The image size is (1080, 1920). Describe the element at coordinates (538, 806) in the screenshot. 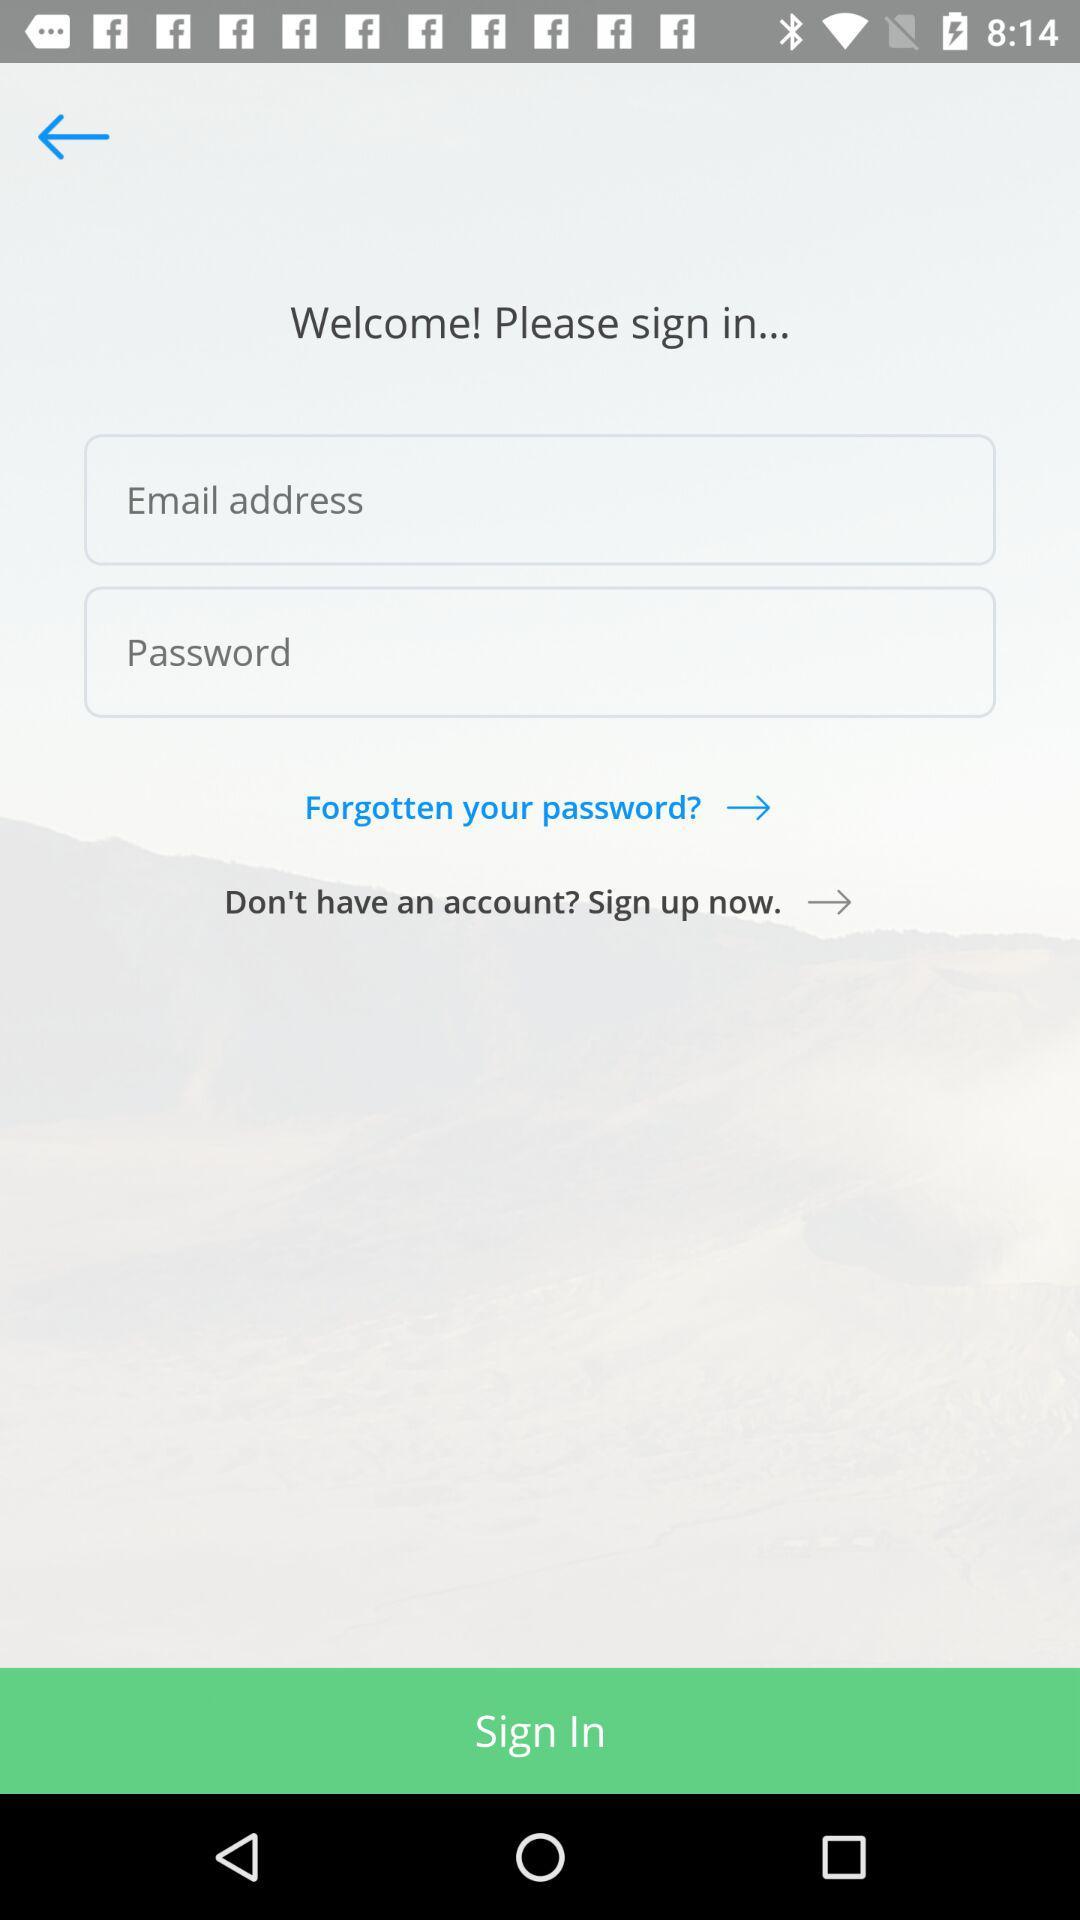

I see `forgotten your password? icon` at that location.